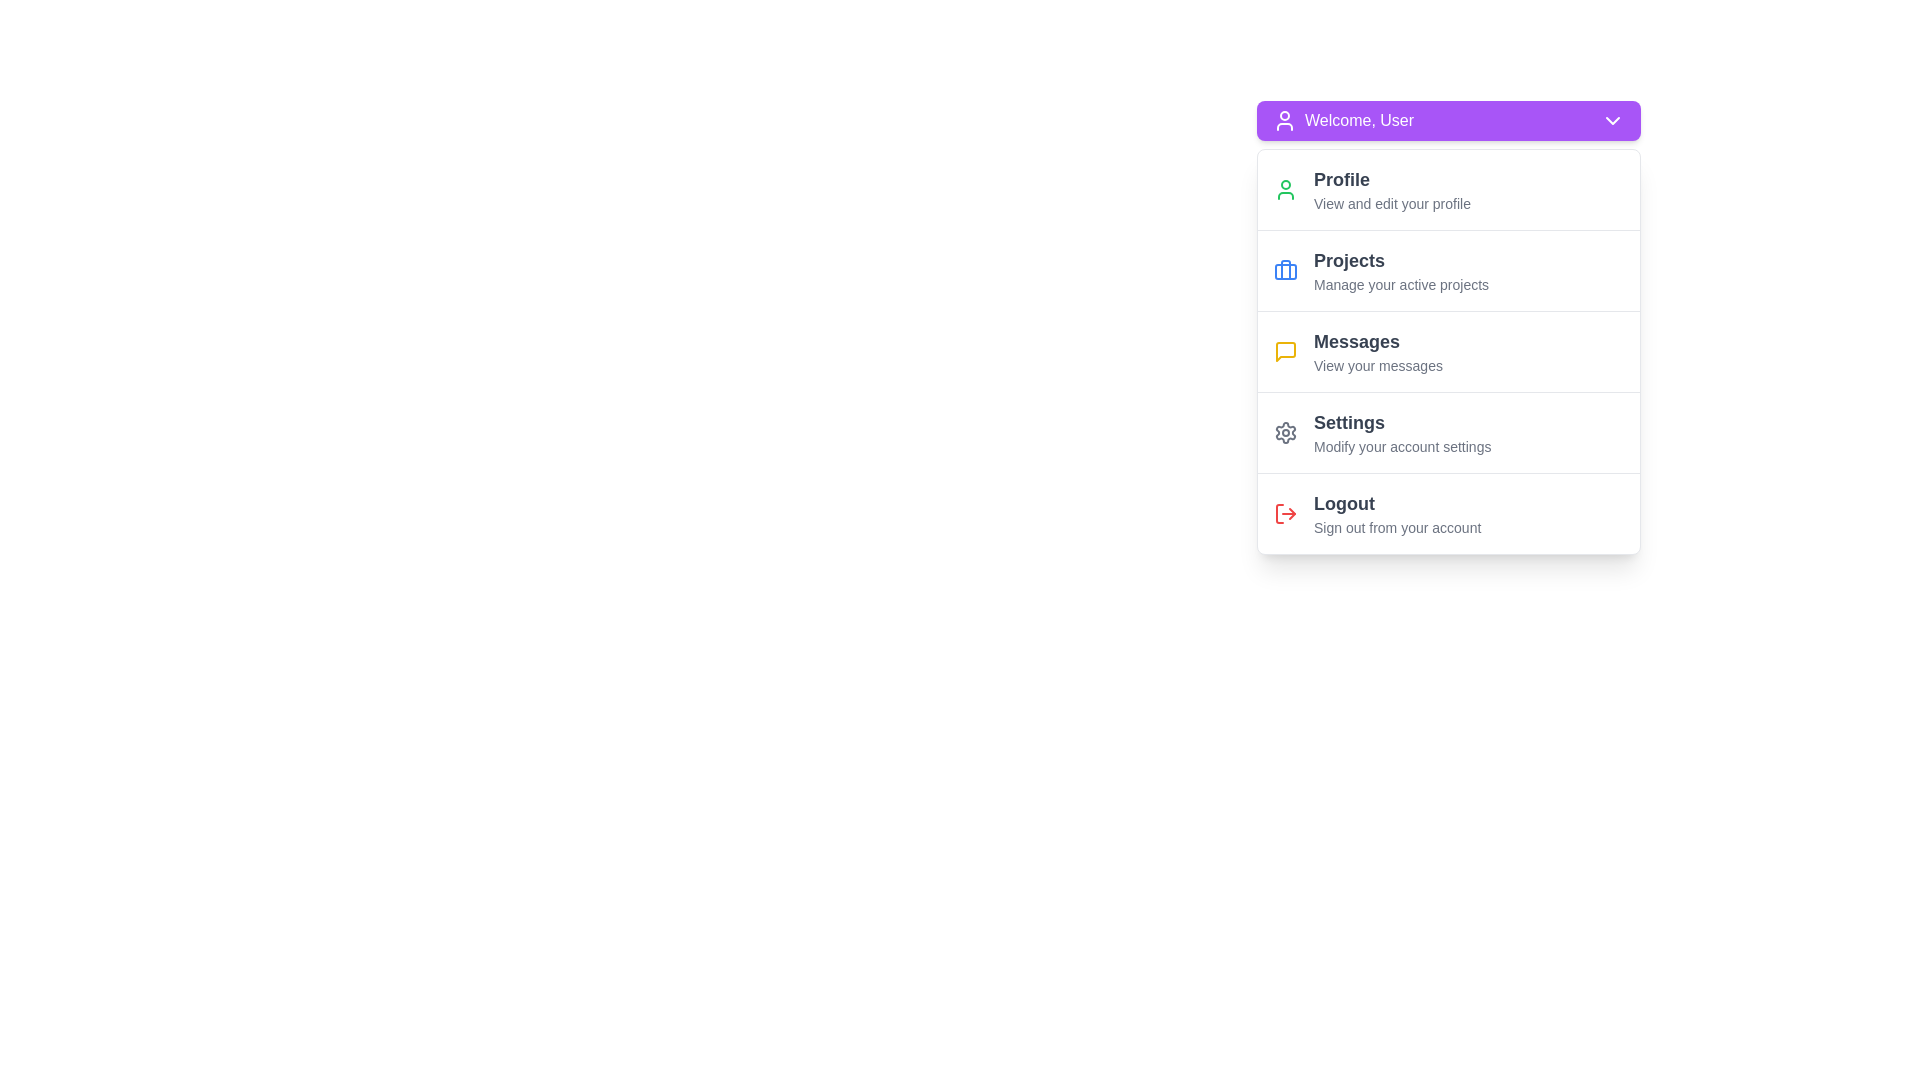 The image size is (1920, 1080). What do you see at coordinates (1377, 350) in the screenshot?
I see `the Text label pair in the dropdown menu under 'Welcome, User'` at bounding box center [1377, 350].